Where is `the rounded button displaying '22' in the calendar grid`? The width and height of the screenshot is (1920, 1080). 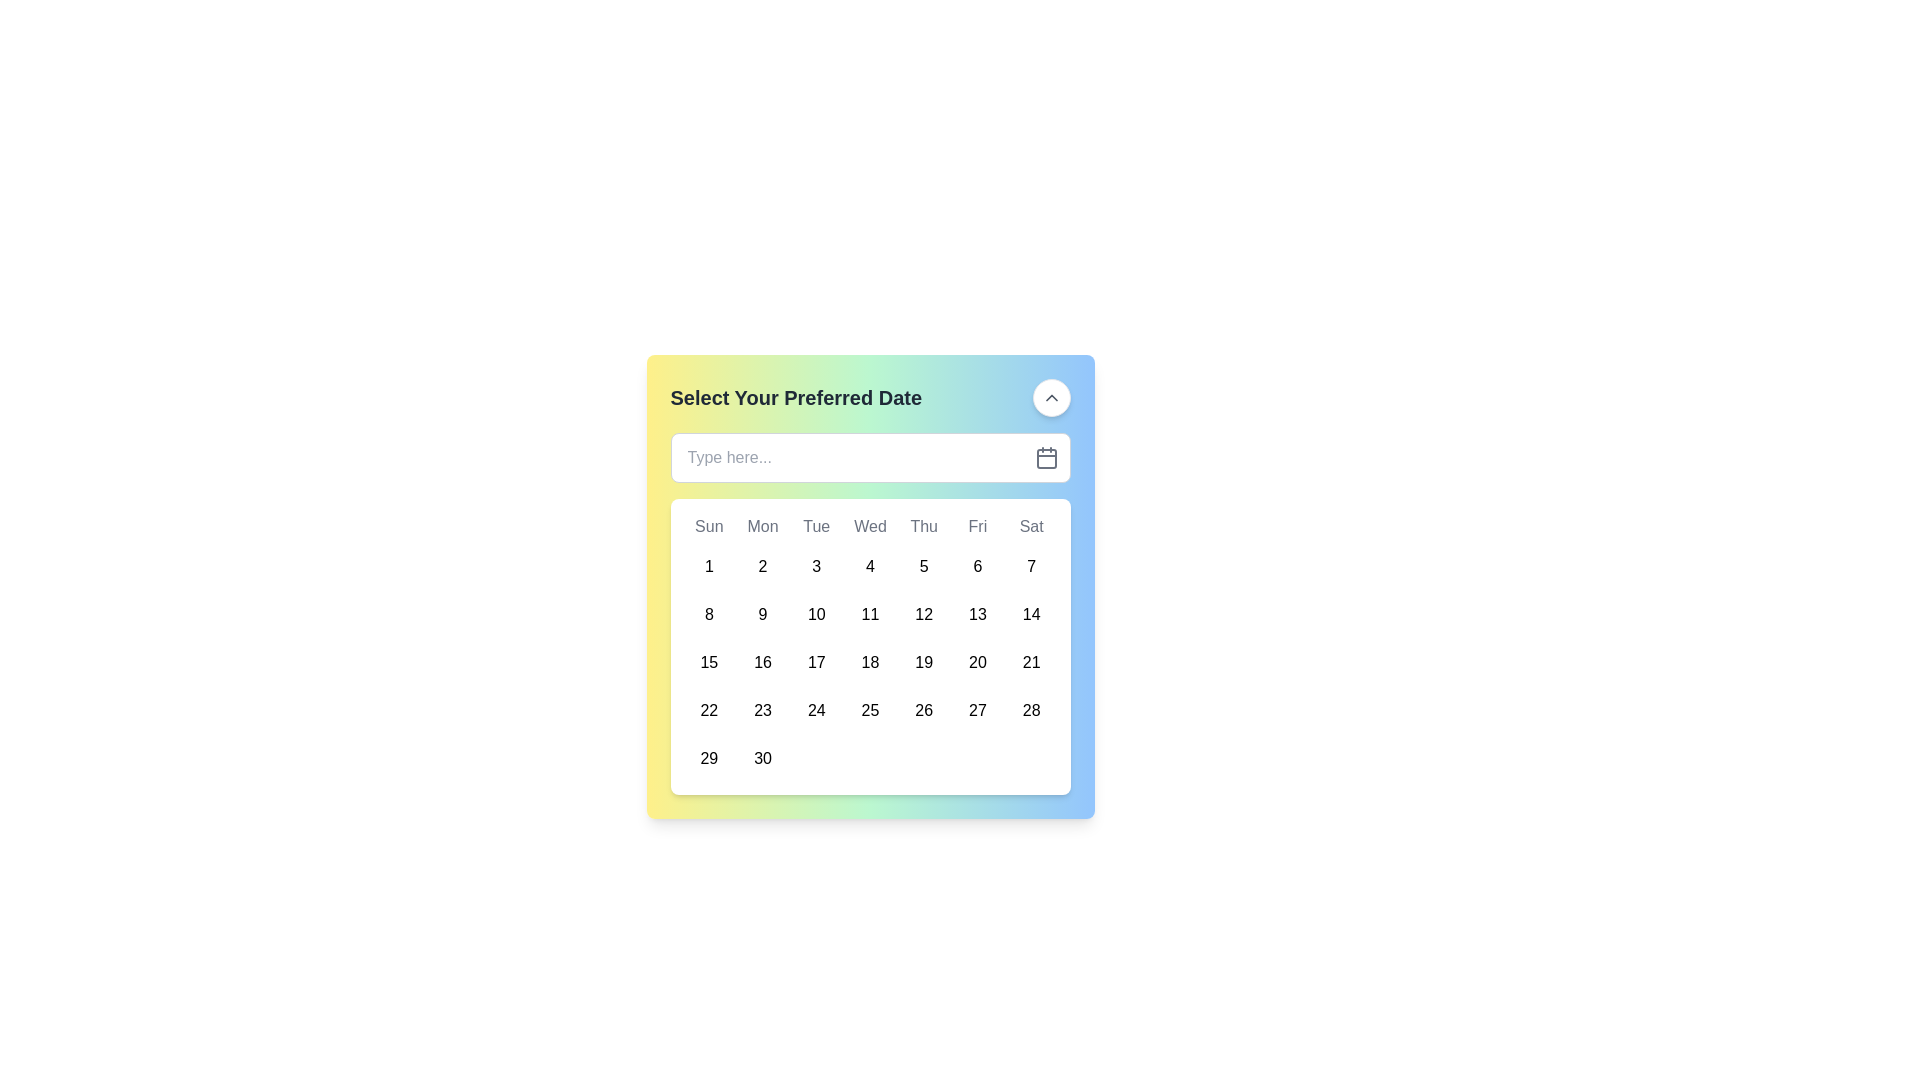
the rounded button displaying '22' in the calendar grid is located at coordinates (709, 709).